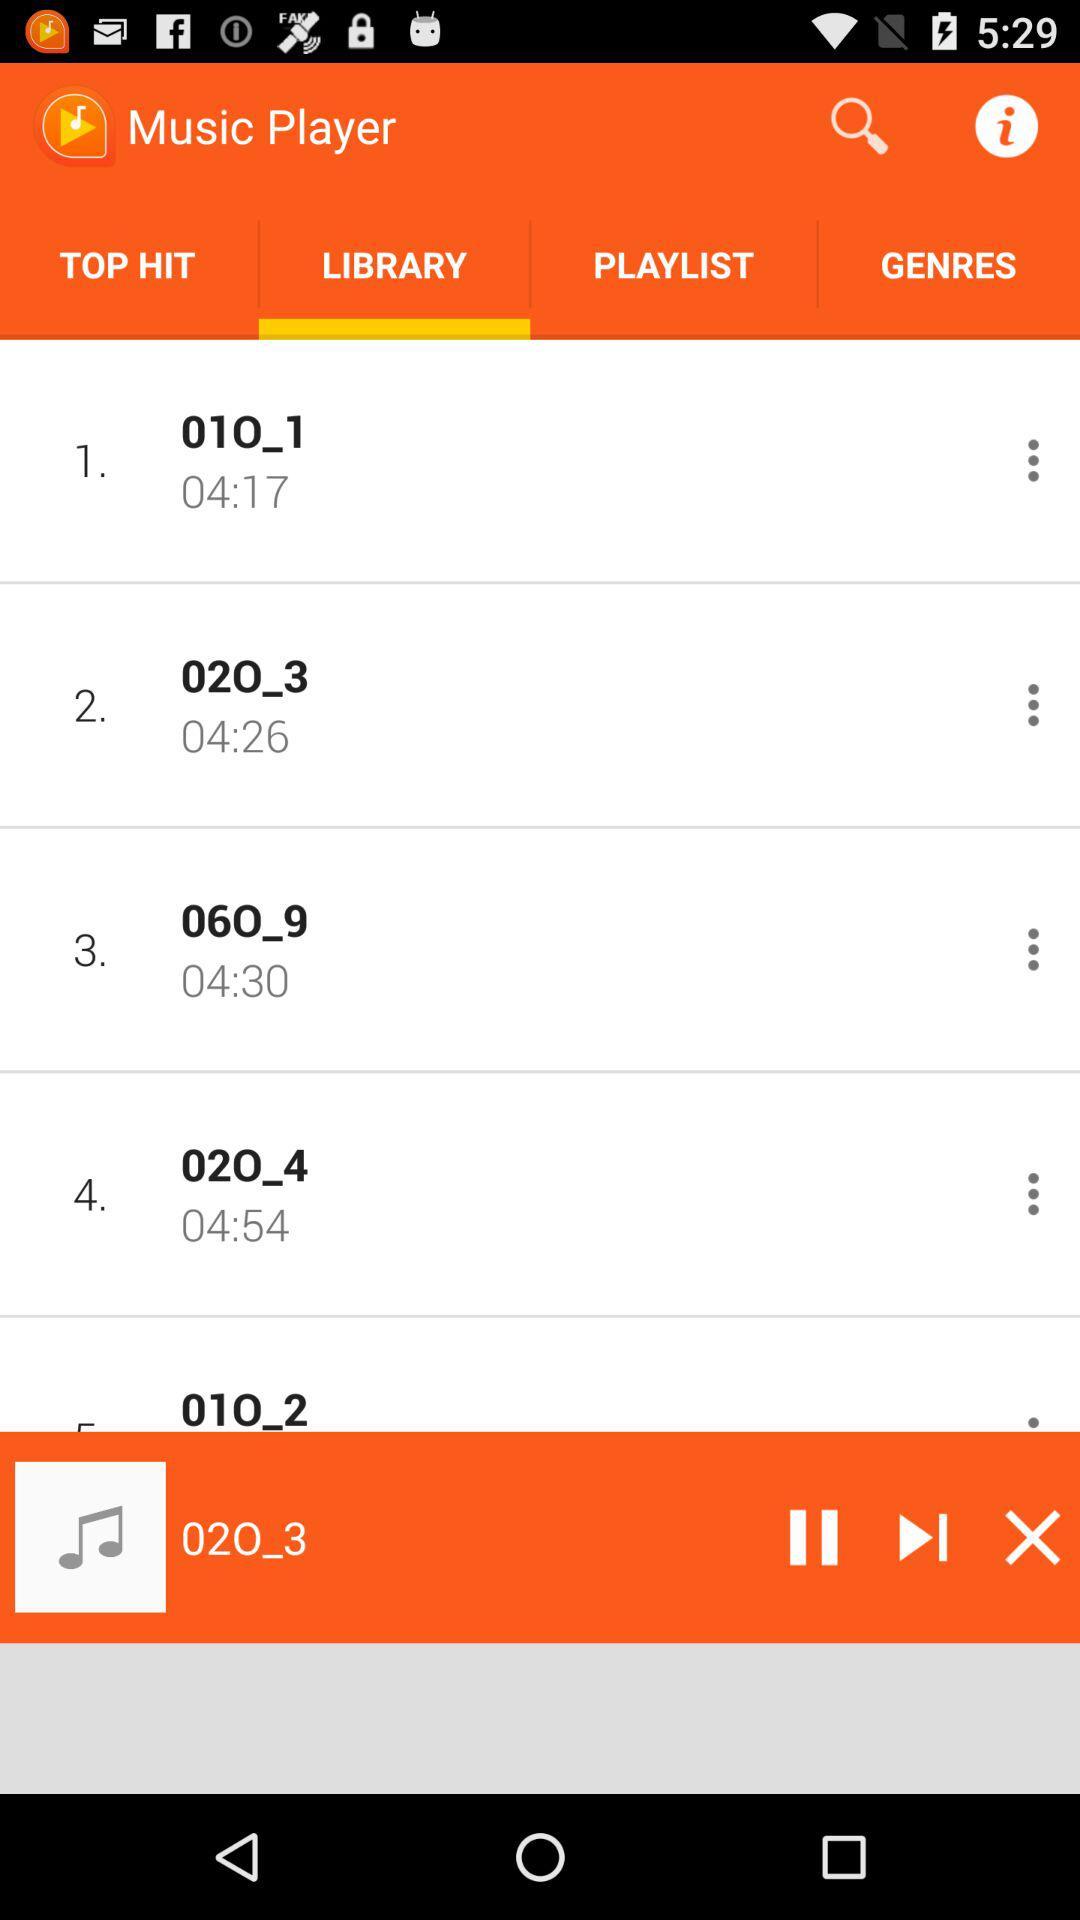 Image resolution: width=1080 pixels, height=1920 pixels. What do you see at coordinates (90, 459) in the screenshot?
I see `icon next to 01o_1` at bounding box center [90, 459].